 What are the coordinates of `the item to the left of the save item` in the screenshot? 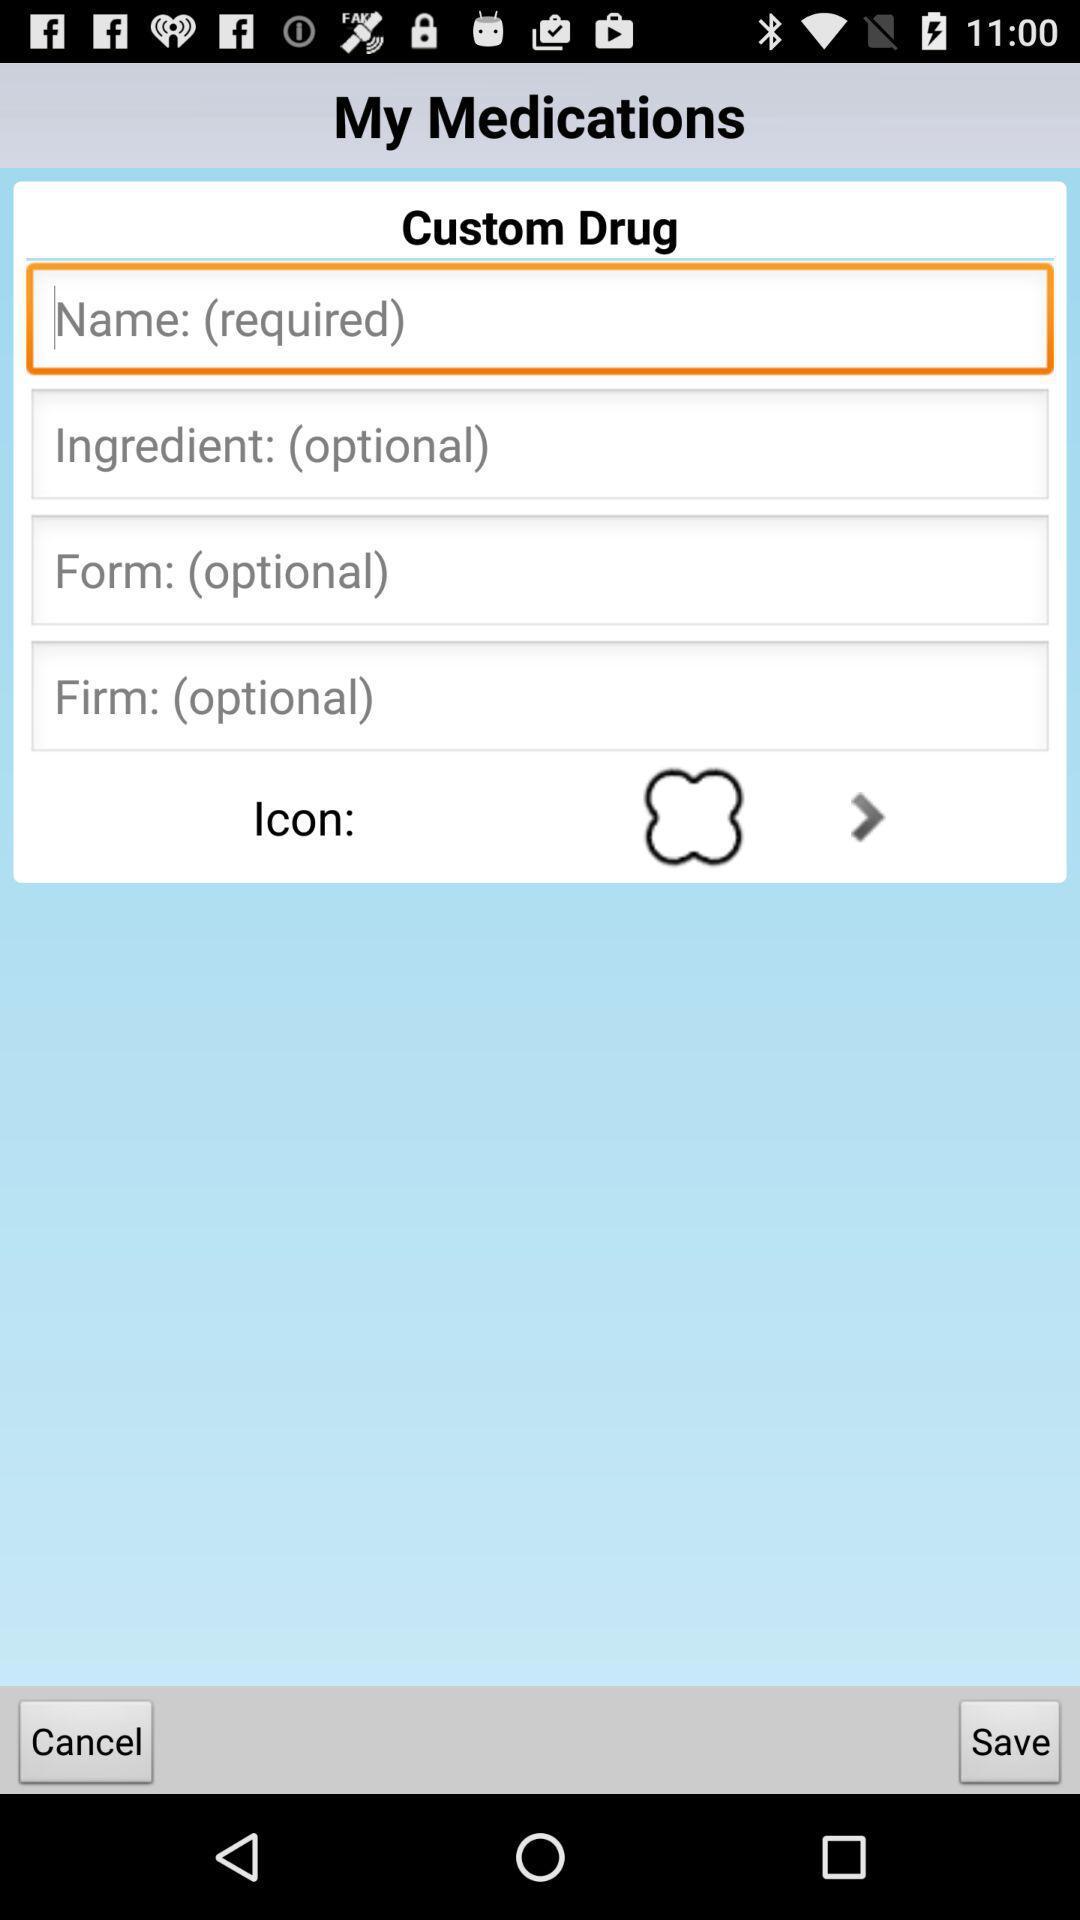 It's located at (85, 1745).